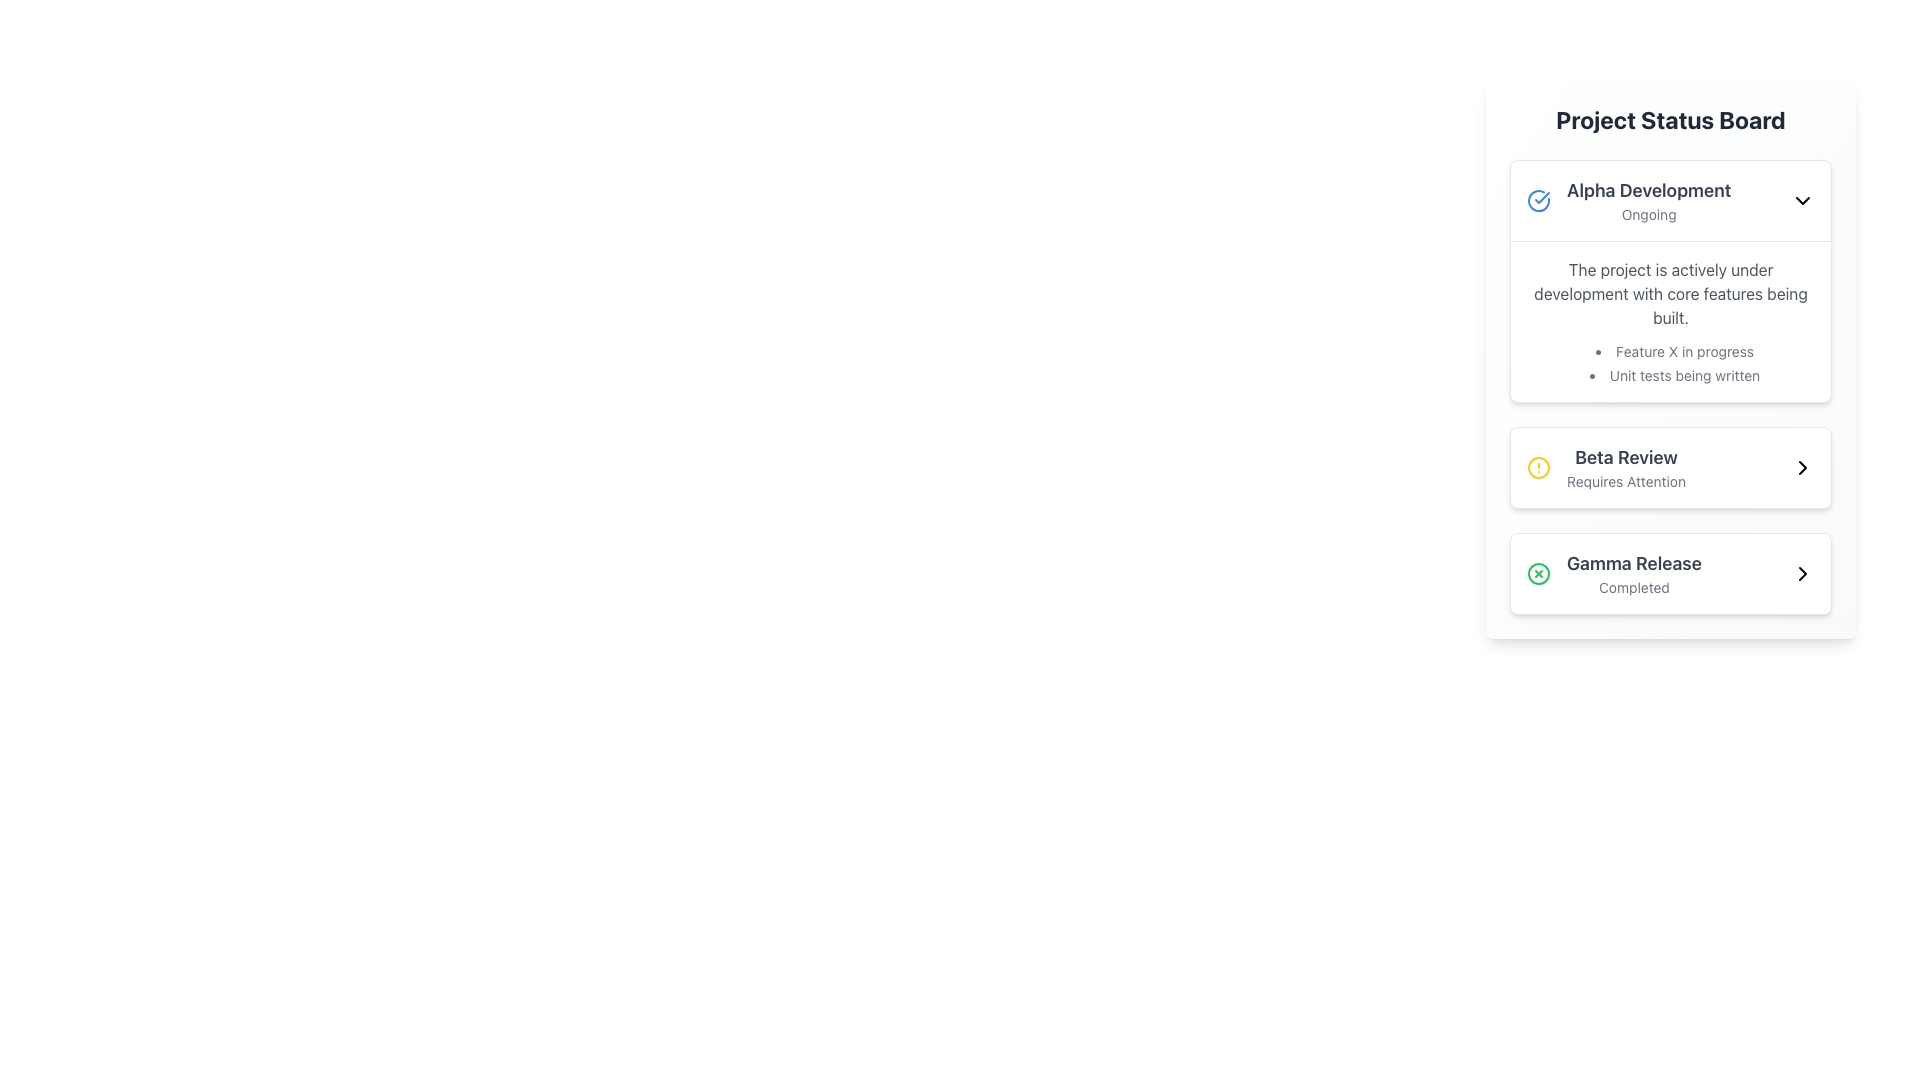 Image resolution: width=1920 pixels, height=1080 pixels. I want to click on detailed information on the first status card titled 'Alpha Development' located at the top of the 'Project Status Board', so click(1670, 281).